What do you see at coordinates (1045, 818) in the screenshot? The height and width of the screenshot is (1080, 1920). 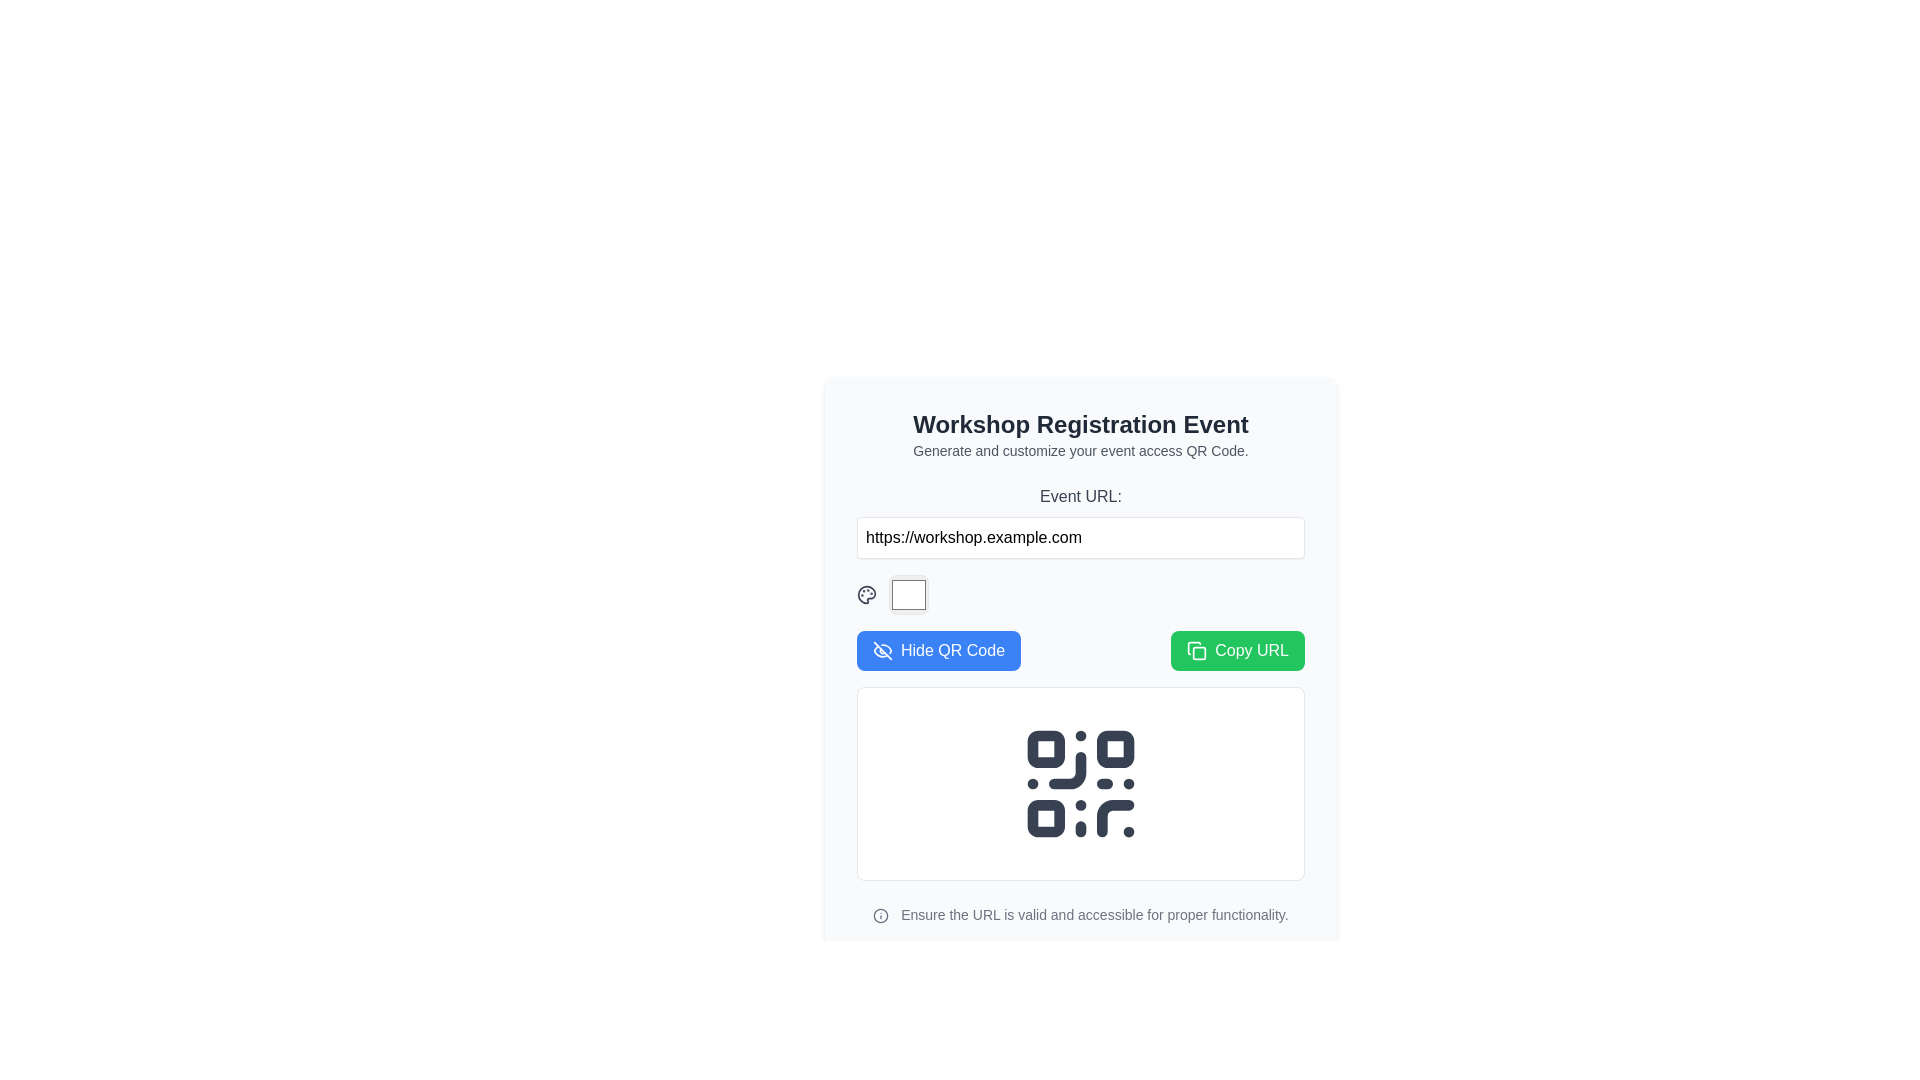 I see `the smaller inner square located in the bottom-left quadrant of the QR code` at bounding box center [1045, 818].